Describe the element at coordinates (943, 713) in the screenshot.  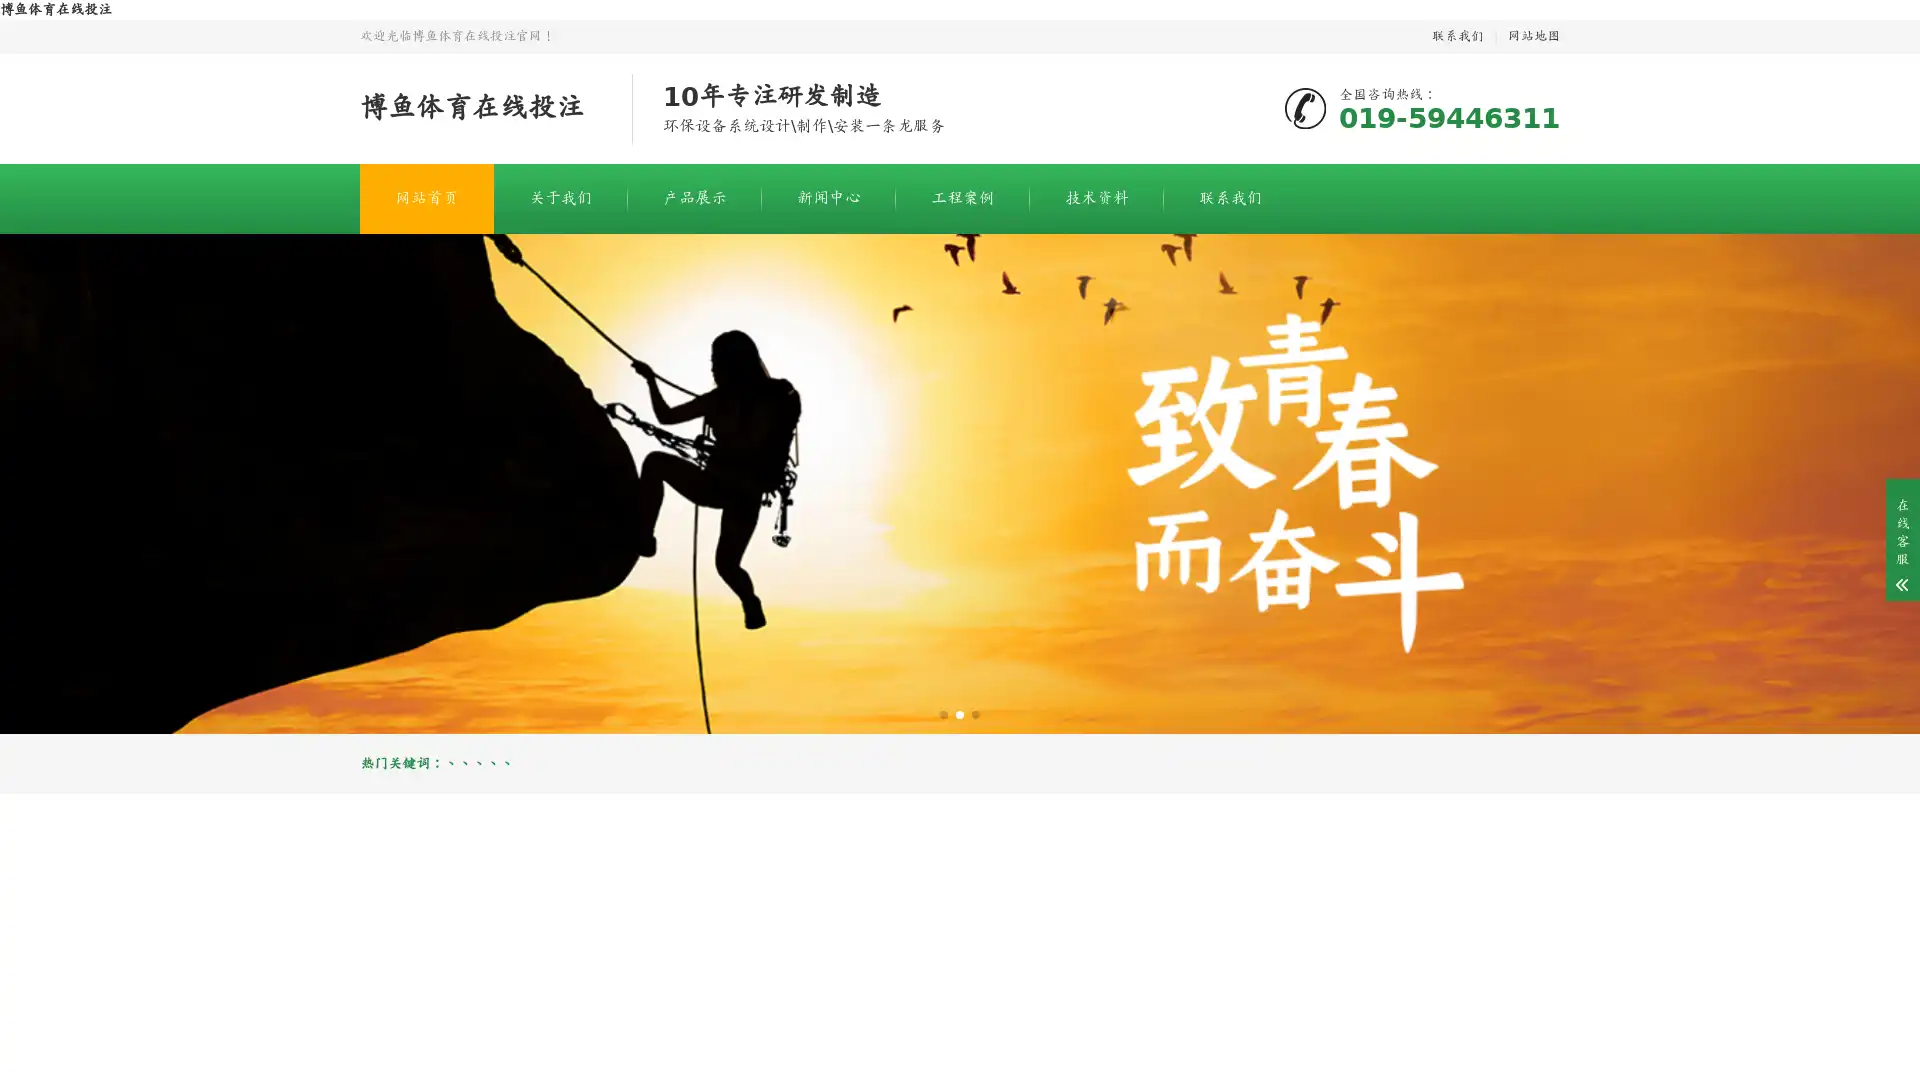
I see `Go to slide 1` at that location.